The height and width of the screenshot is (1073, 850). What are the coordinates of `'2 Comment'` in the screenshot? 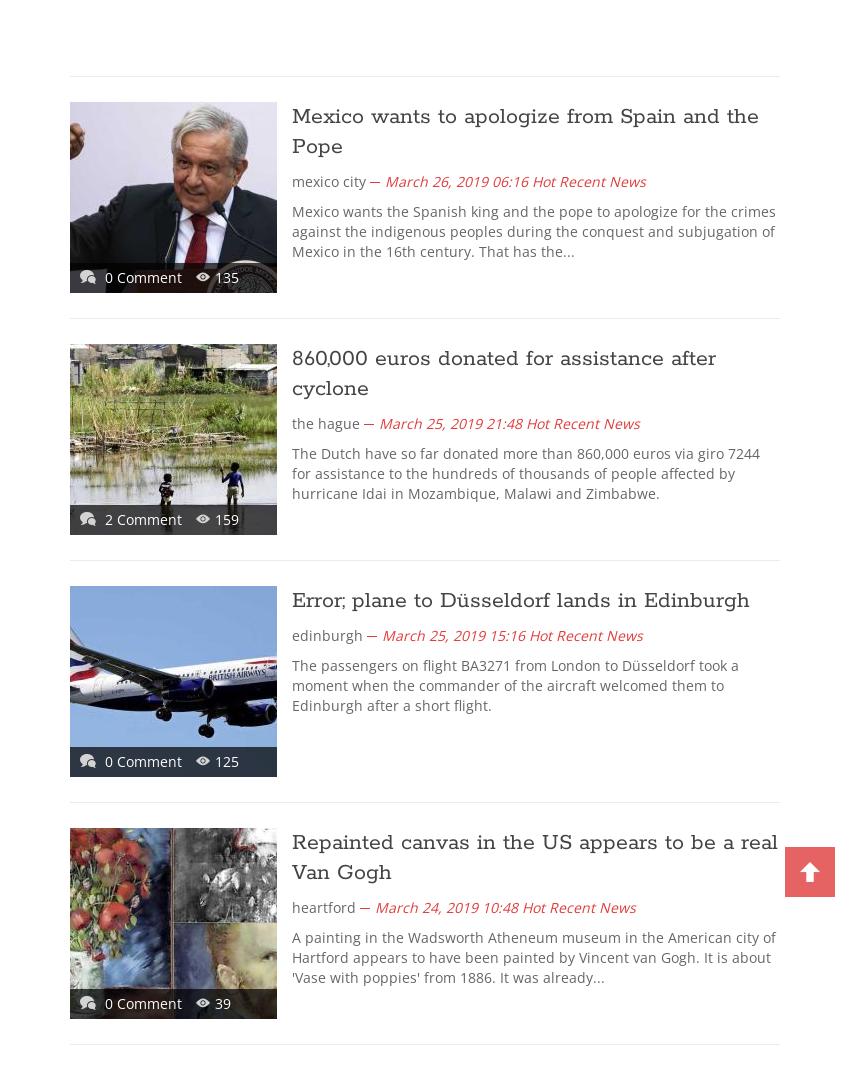 It's located at (143, 518).